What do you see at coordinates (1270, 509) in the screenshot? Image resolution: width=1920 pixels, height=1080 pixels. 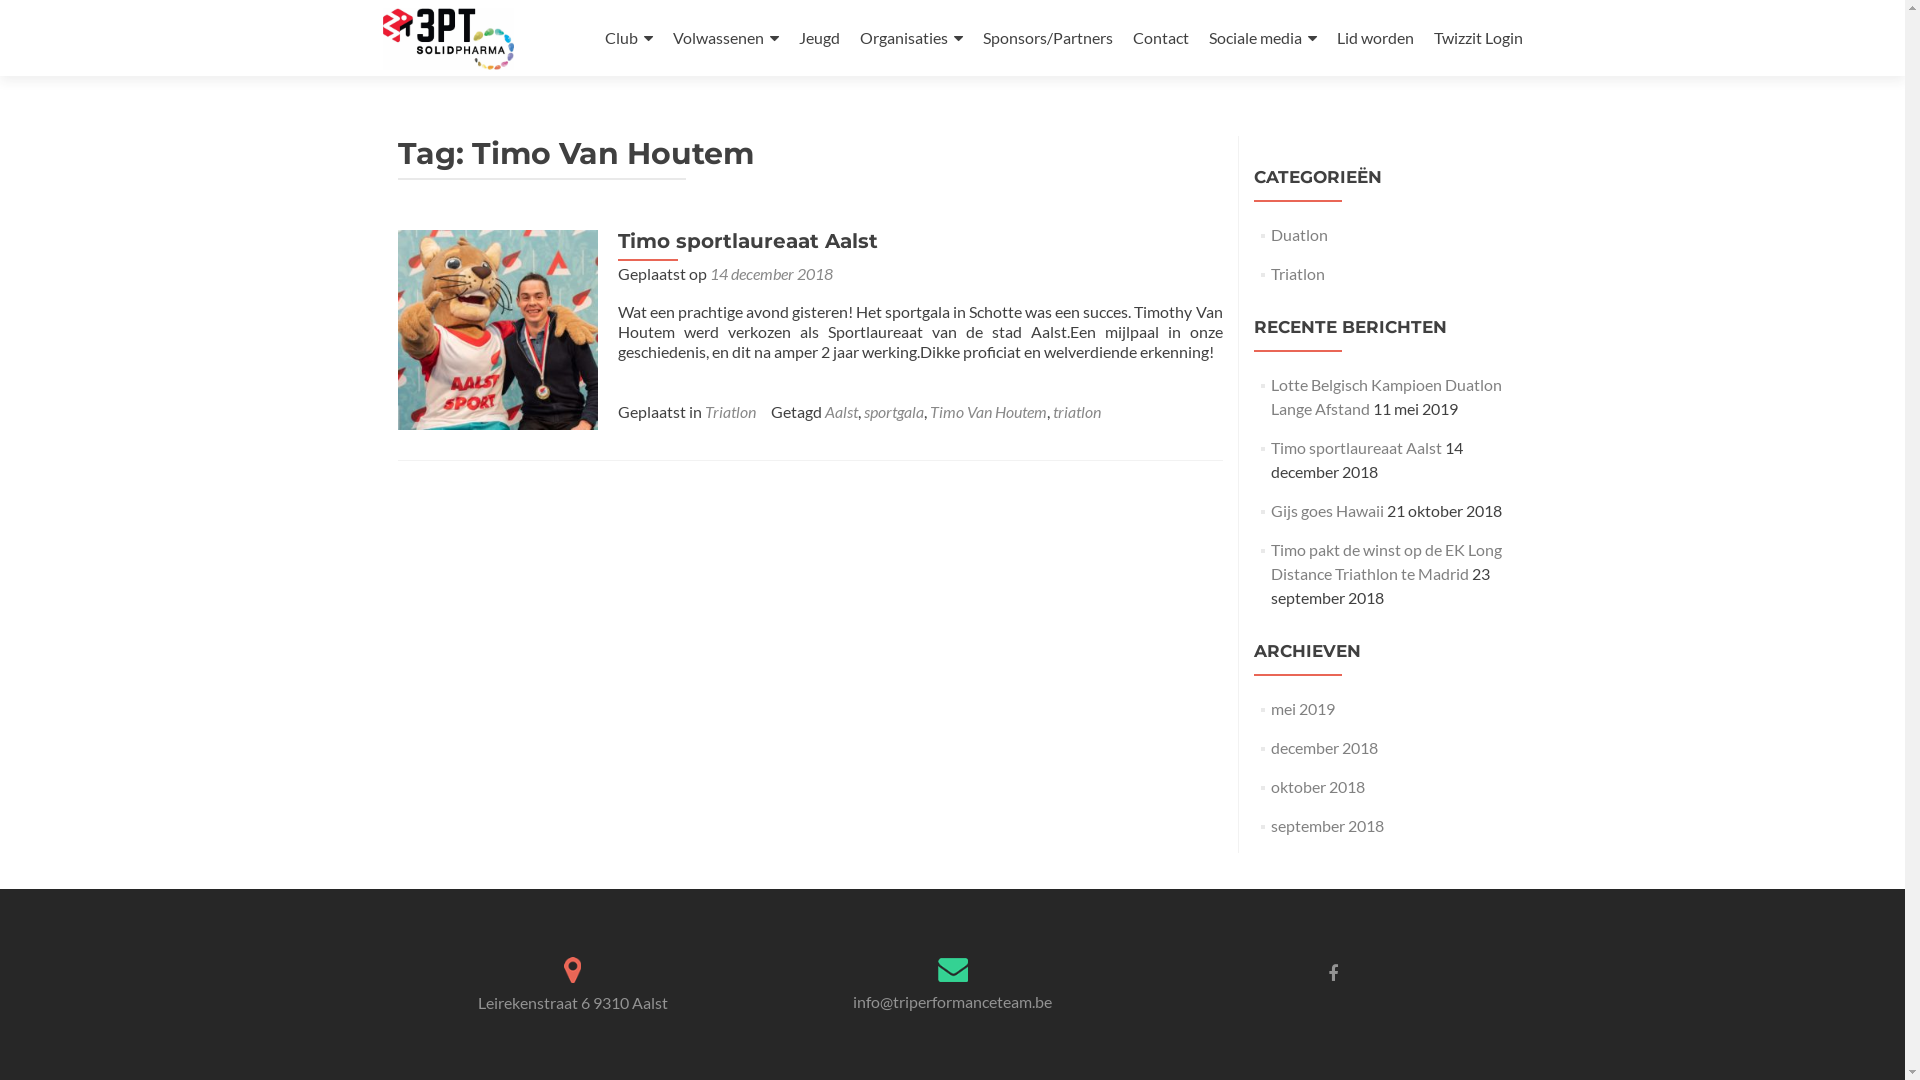 I see `'Gijs goes Hawaii'` at bounding box center [1270, 509].